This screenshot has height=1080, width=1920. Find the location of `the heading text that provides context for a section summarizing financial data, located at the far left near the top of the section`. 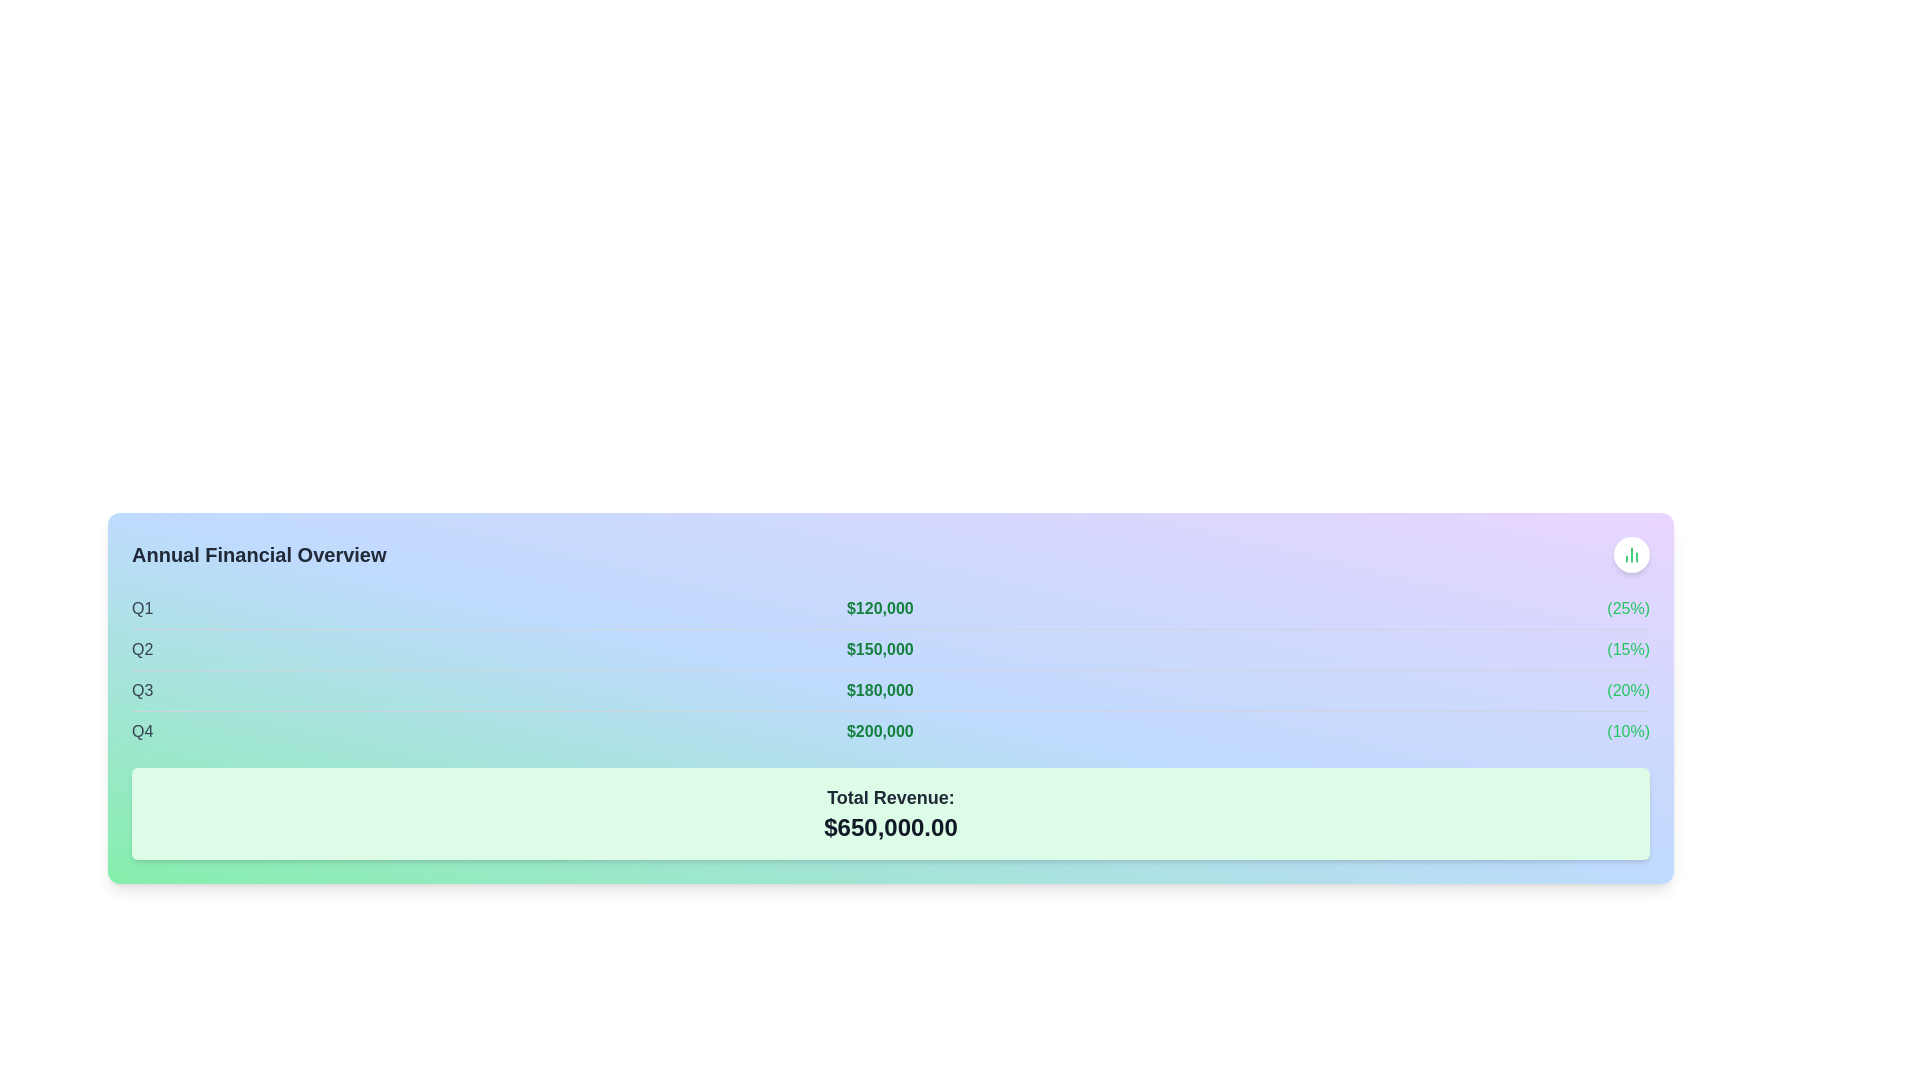

the heading text that provides context for a section summarizing financial data, located at the far left near the top of the section is located at coordinates (258, 555).